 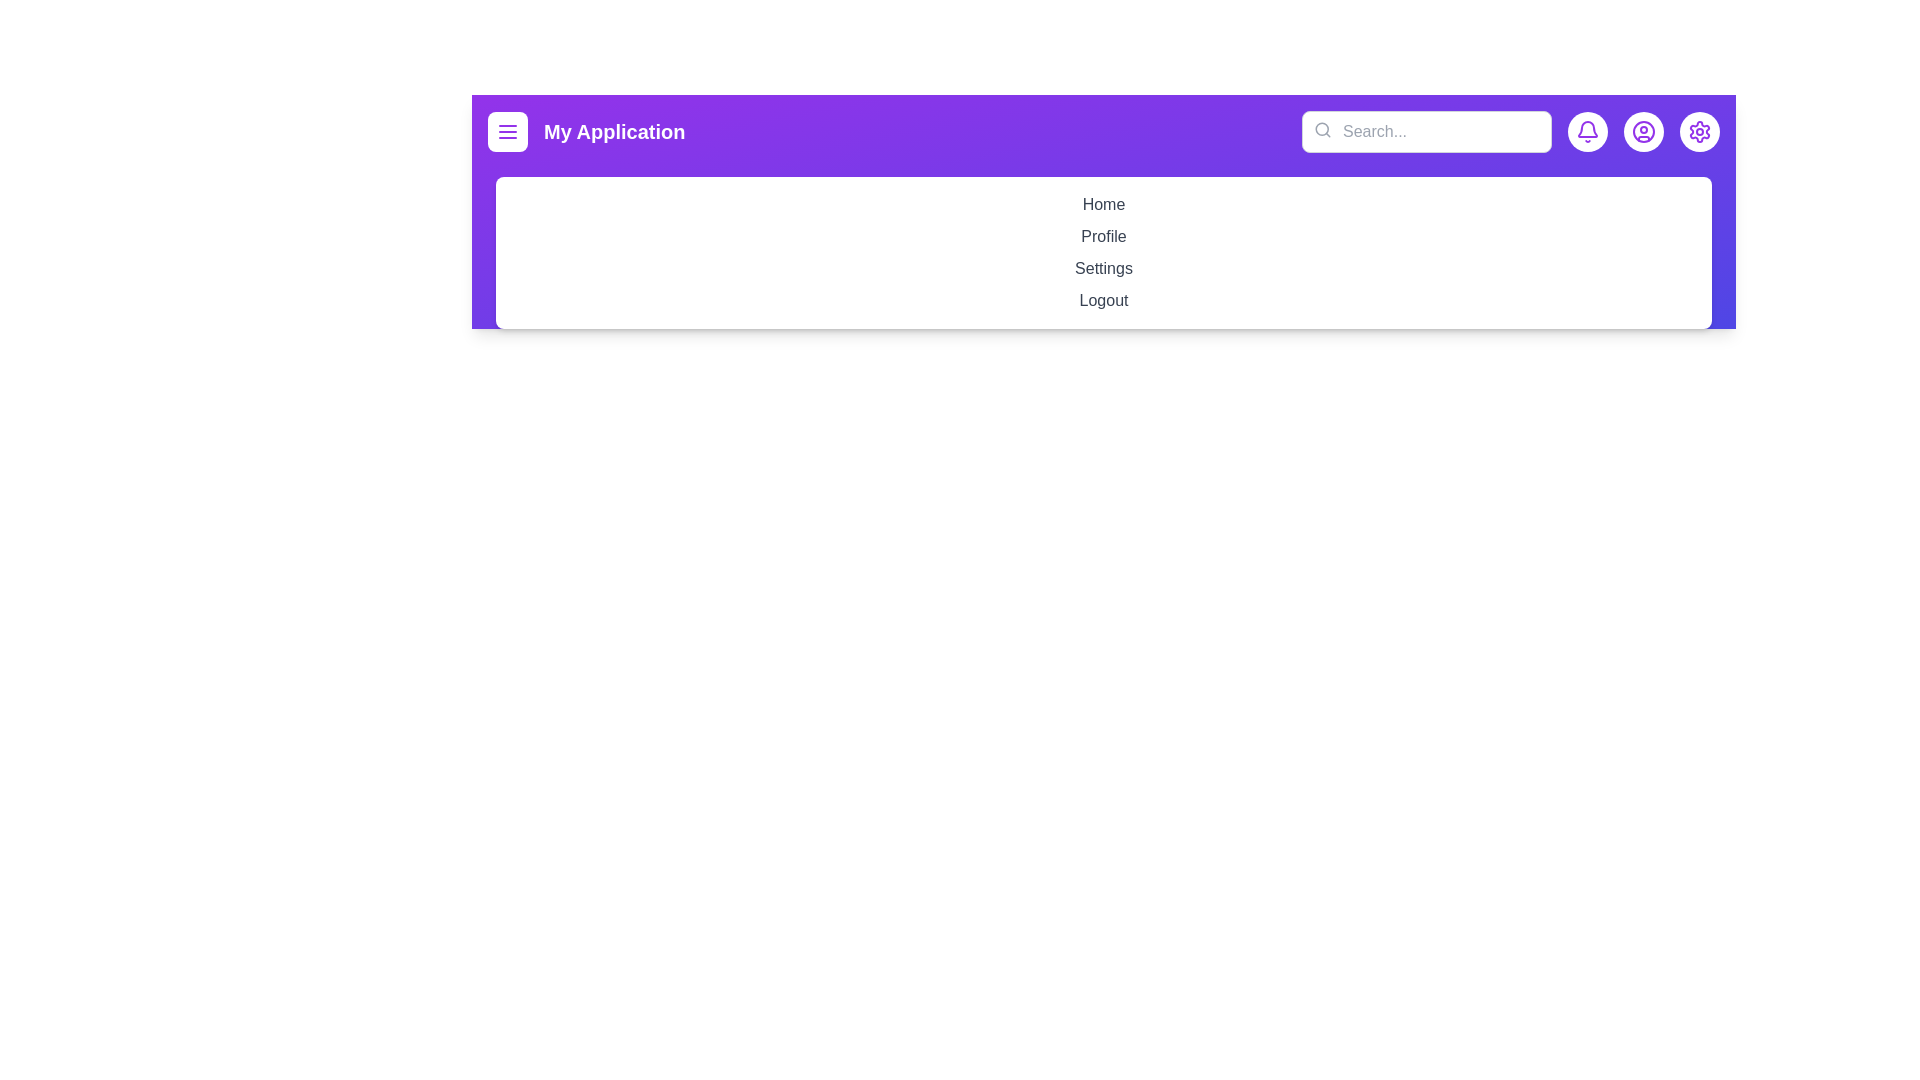 What do you see at coordinates (1698, 131) in the screenshot?
I see `the icon button corresponding to settings` at bounding box center [1698, 131].